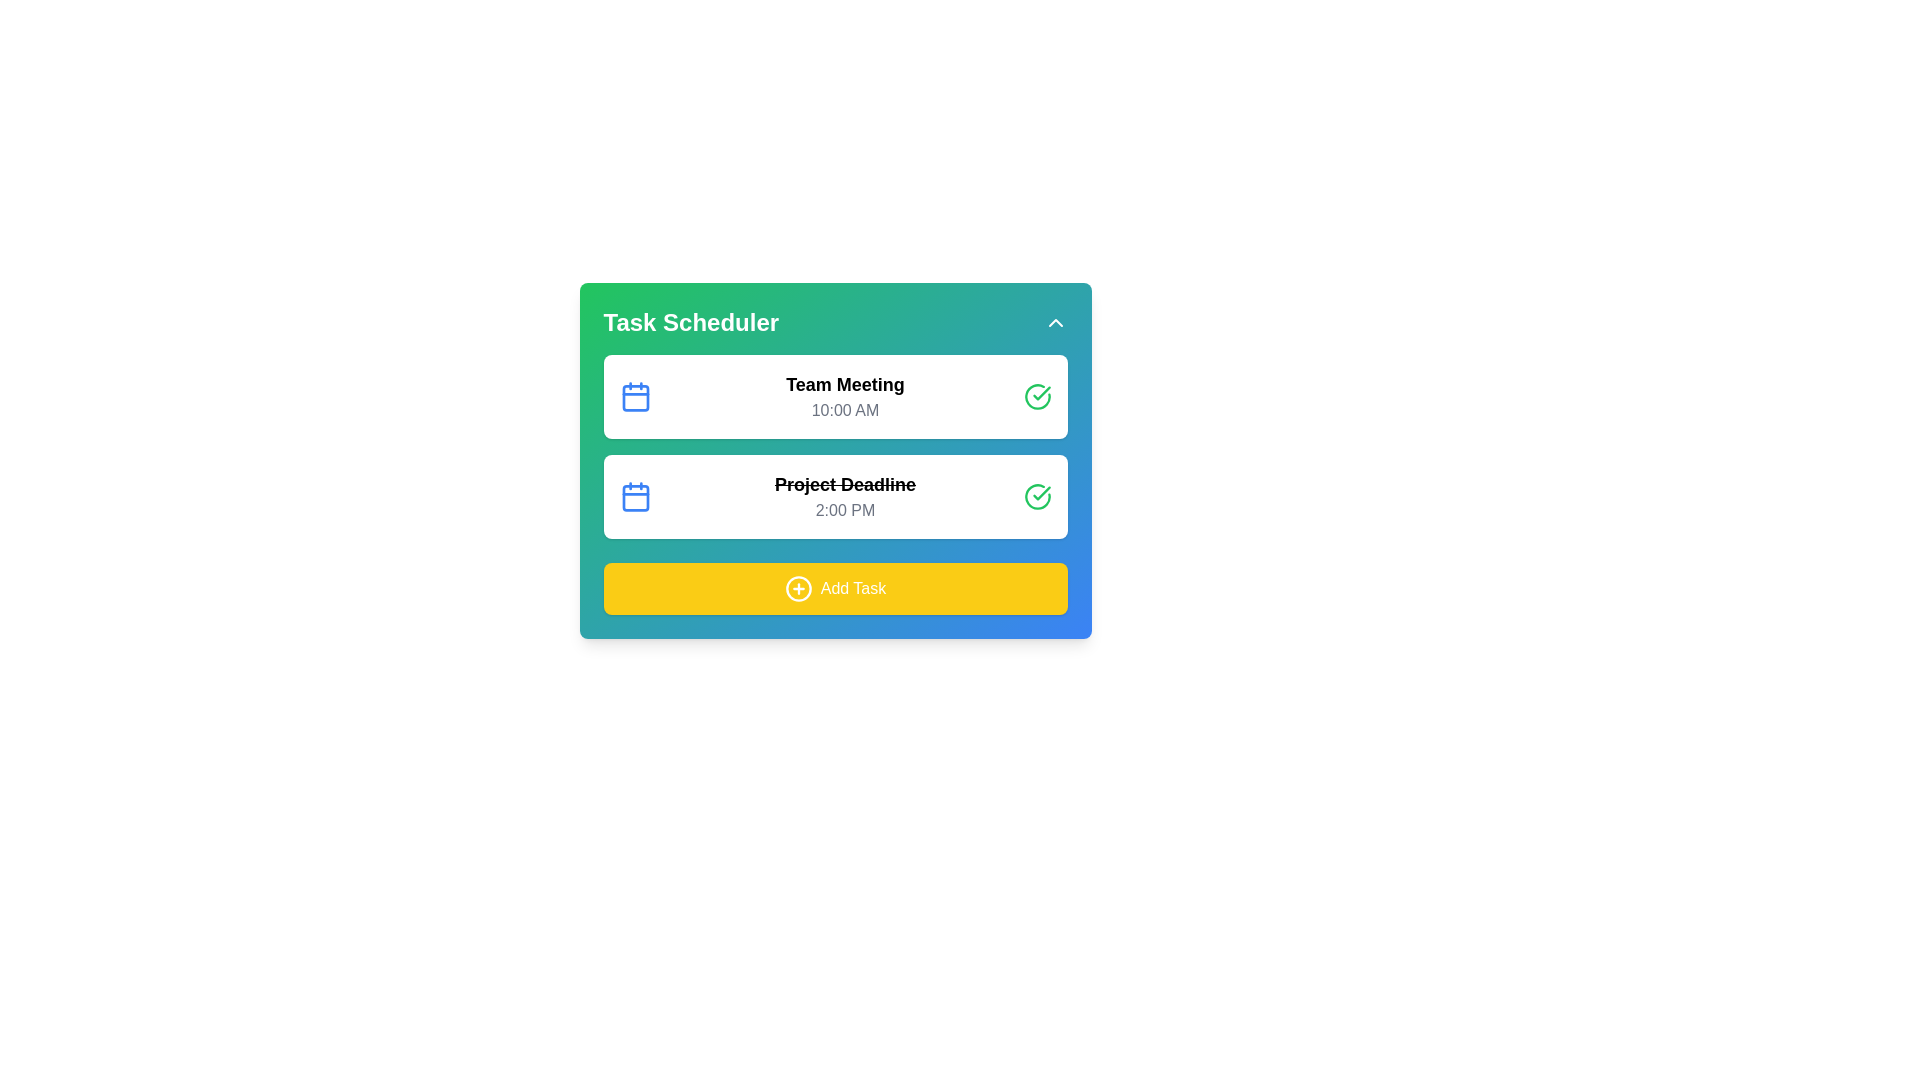 The height and width of the screenshot is (1080, 1920). I want to click on the SVG Checkmark Icon located to the right of the 'Team Meeting' text in the task scheduler interface to denote task approval, so click(1040, 493).